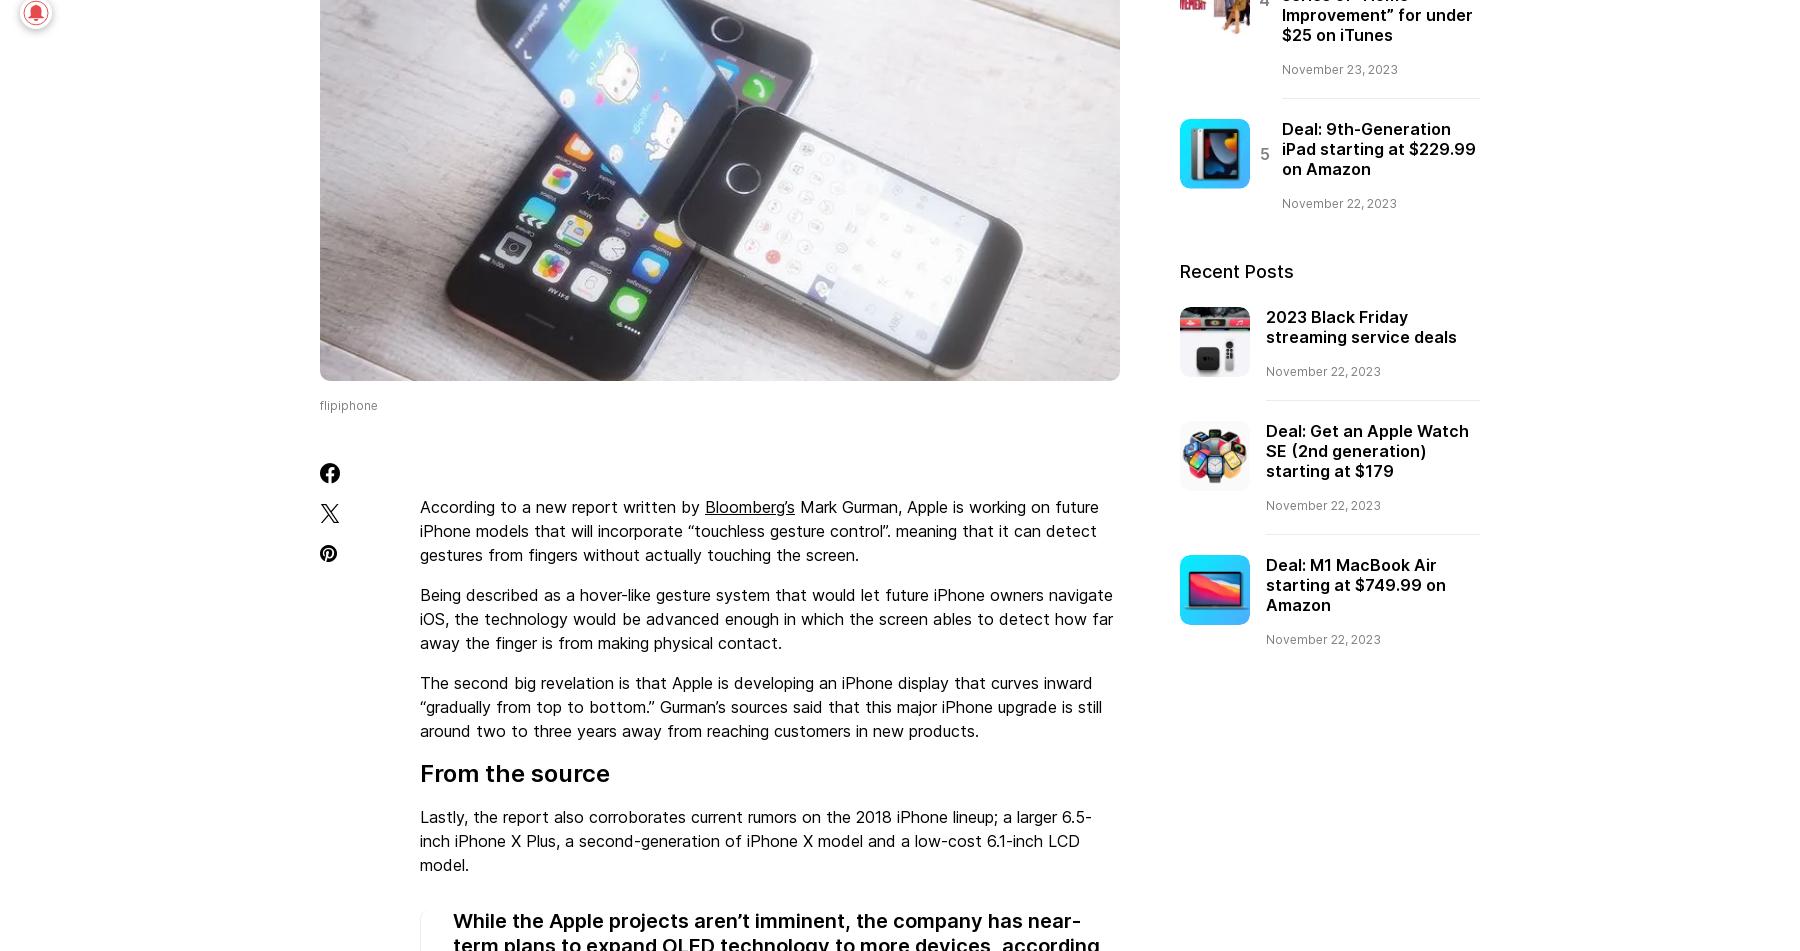 This screenshot has height=951, width=1800. Describe the element at coordinates (513, 771) in the screenshot. I see `'From the source'` at that location.